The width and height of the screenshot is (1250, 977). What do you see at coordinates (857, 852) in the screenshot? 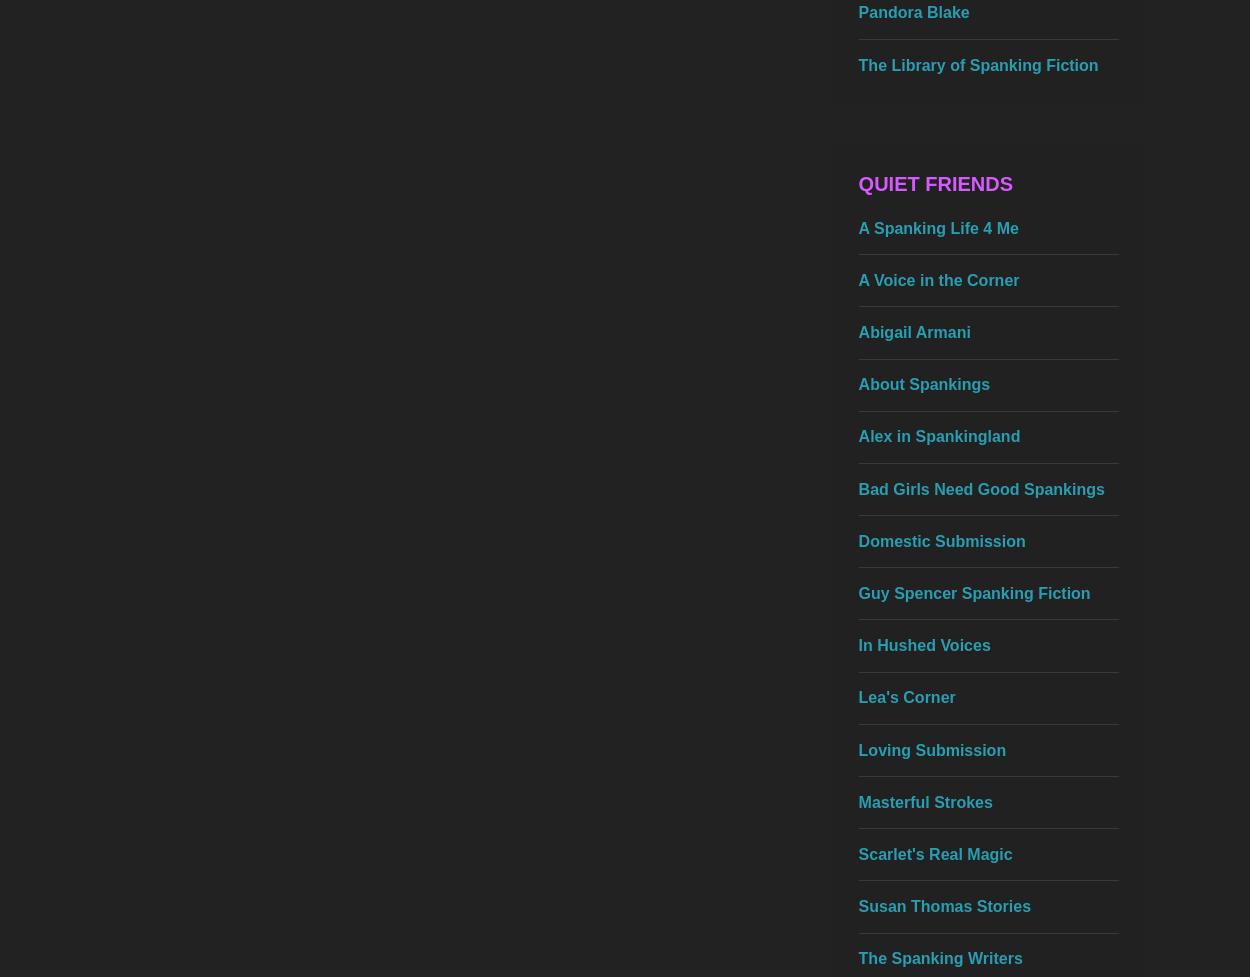
I see `'Scarlet's Real Magic'` at bounding box center [857, 852].